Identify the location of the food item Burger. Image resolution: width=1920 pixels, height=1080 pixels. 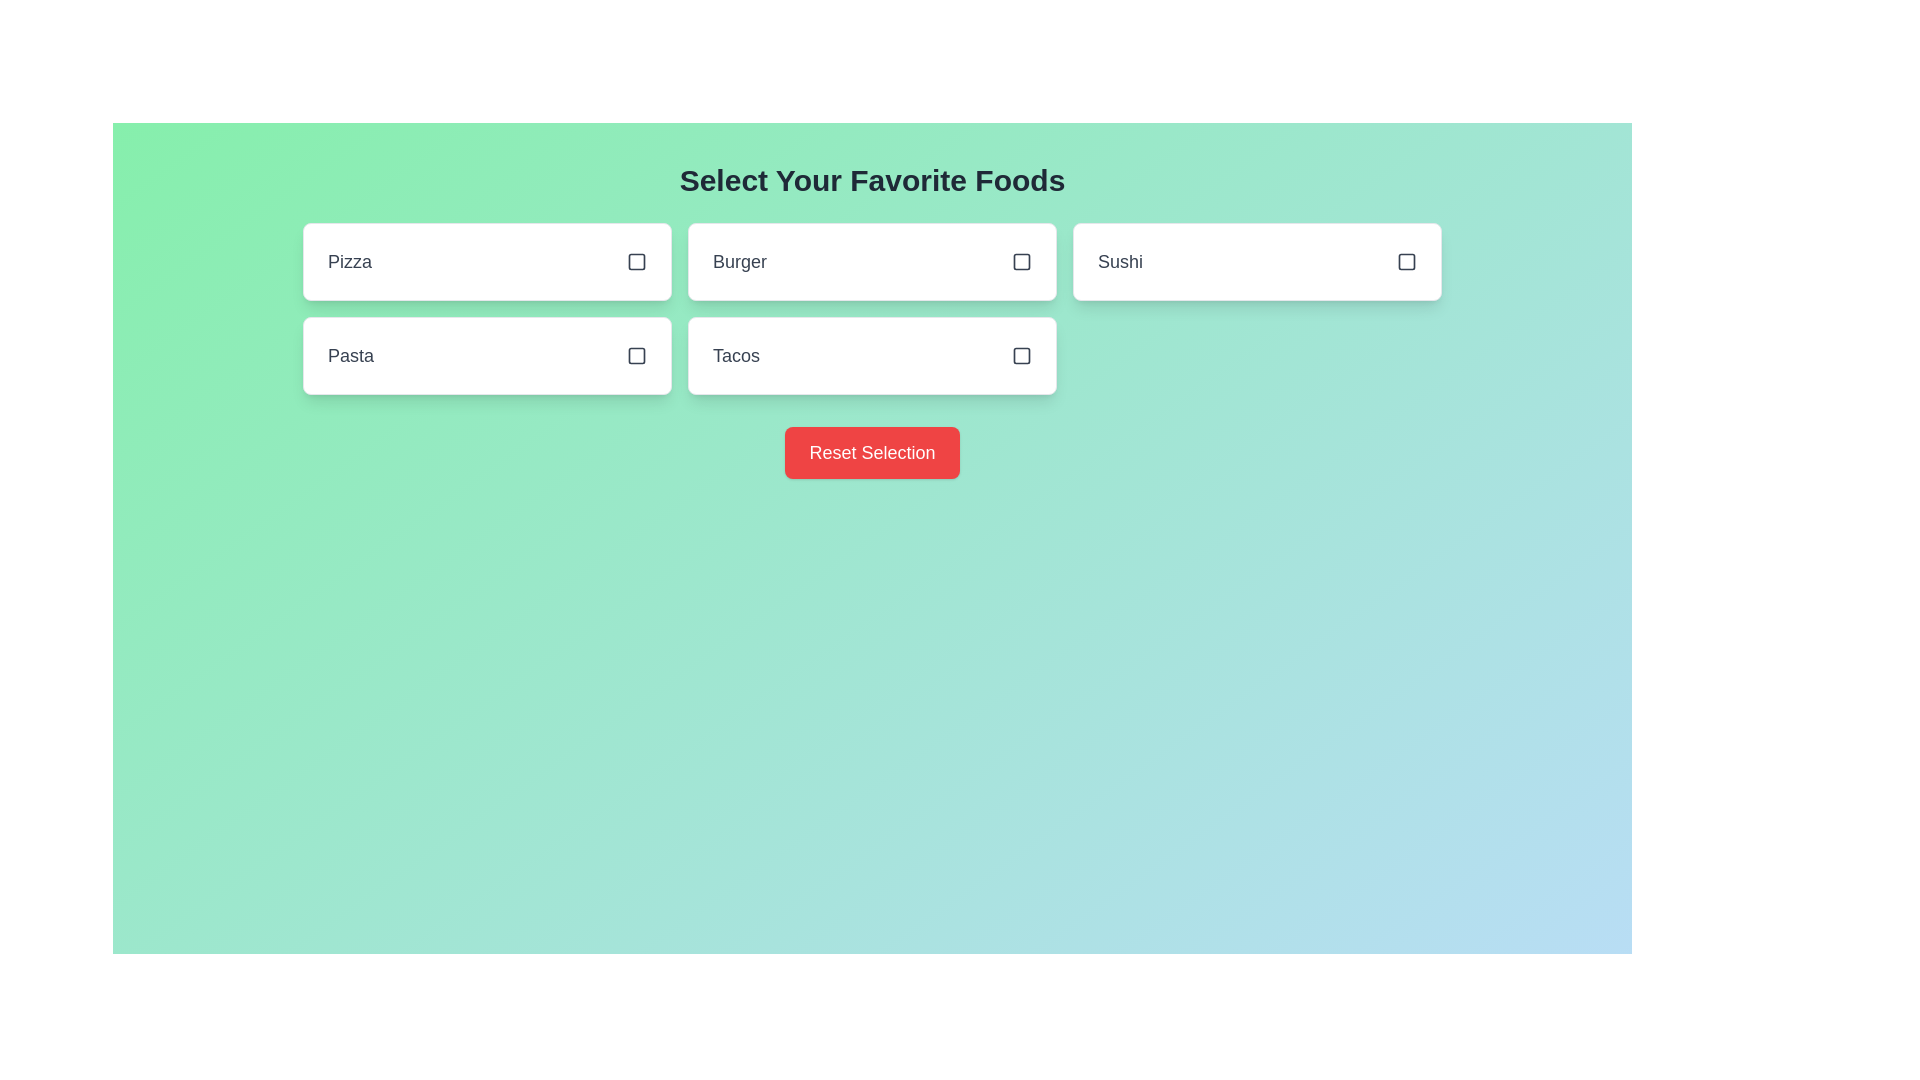
(872, 261).